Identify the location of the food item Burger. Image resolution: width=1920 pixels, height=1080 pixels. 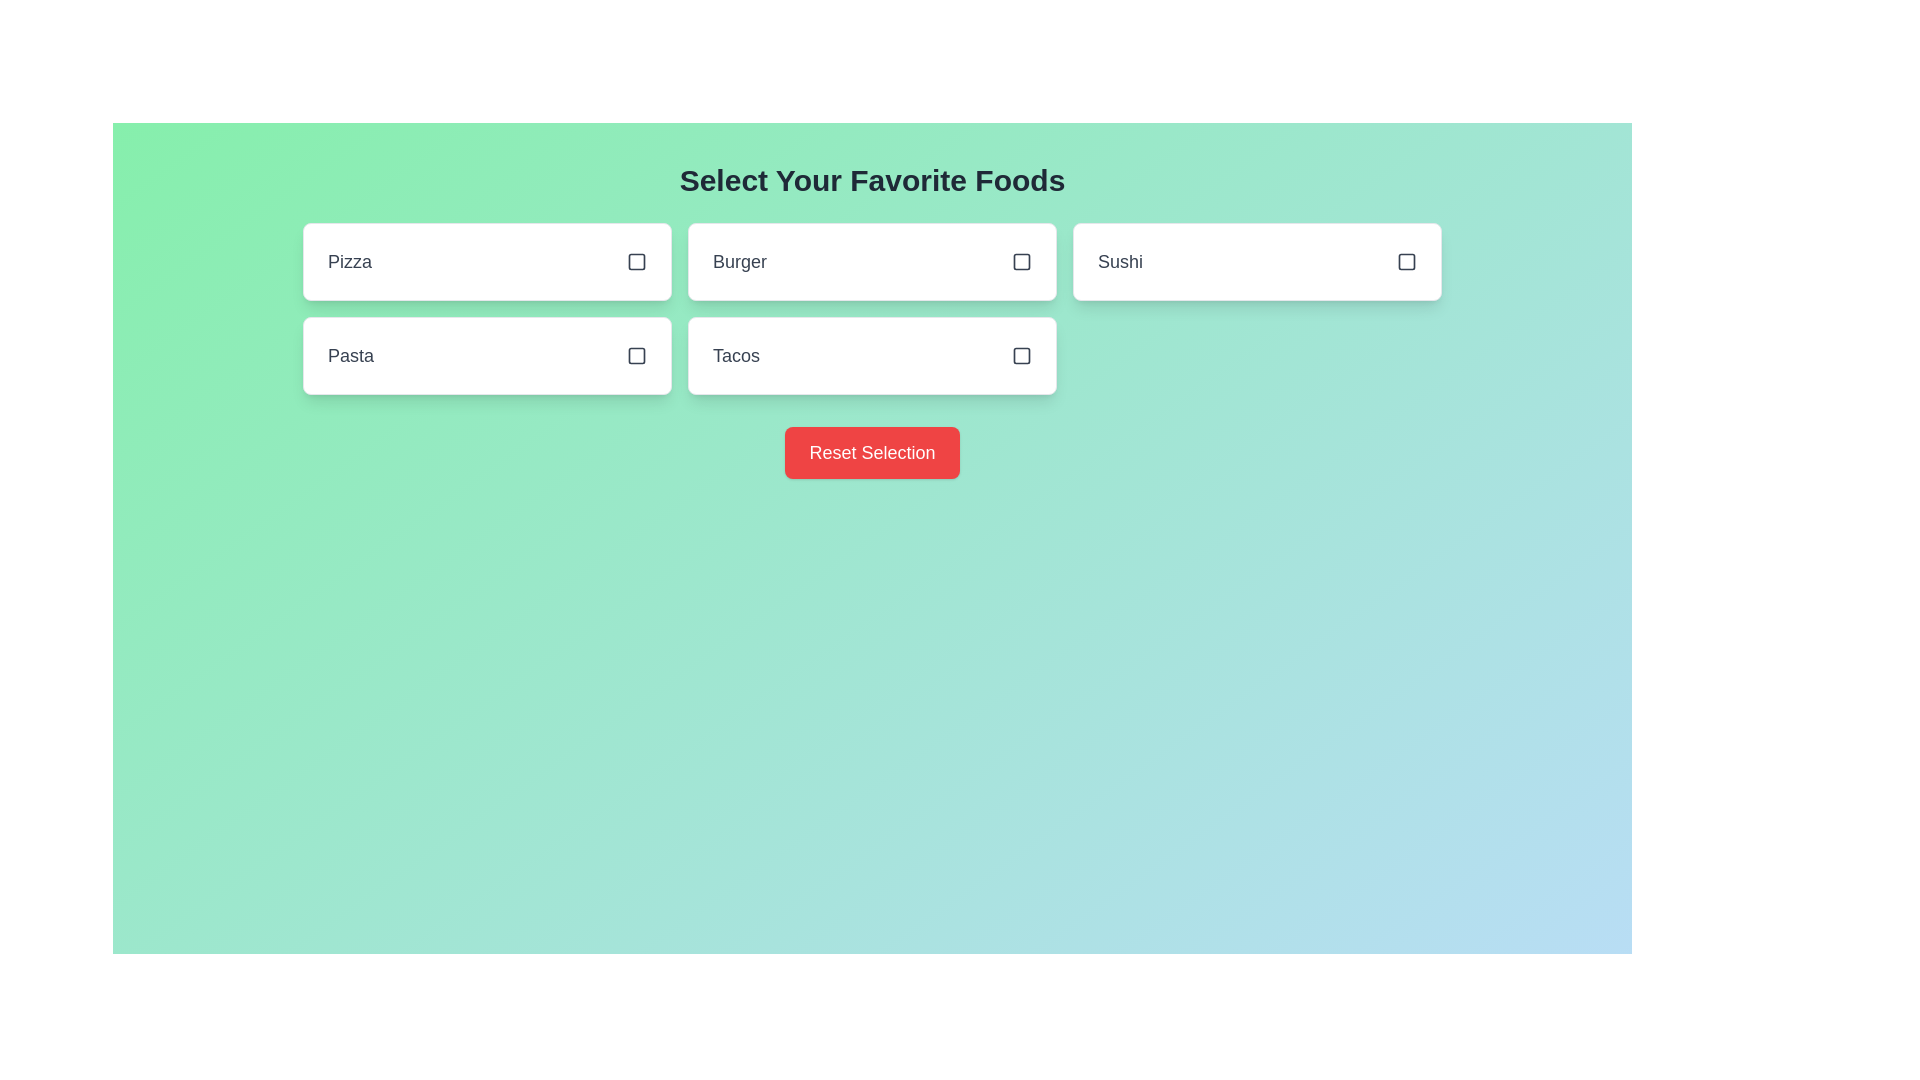
(872, 261).